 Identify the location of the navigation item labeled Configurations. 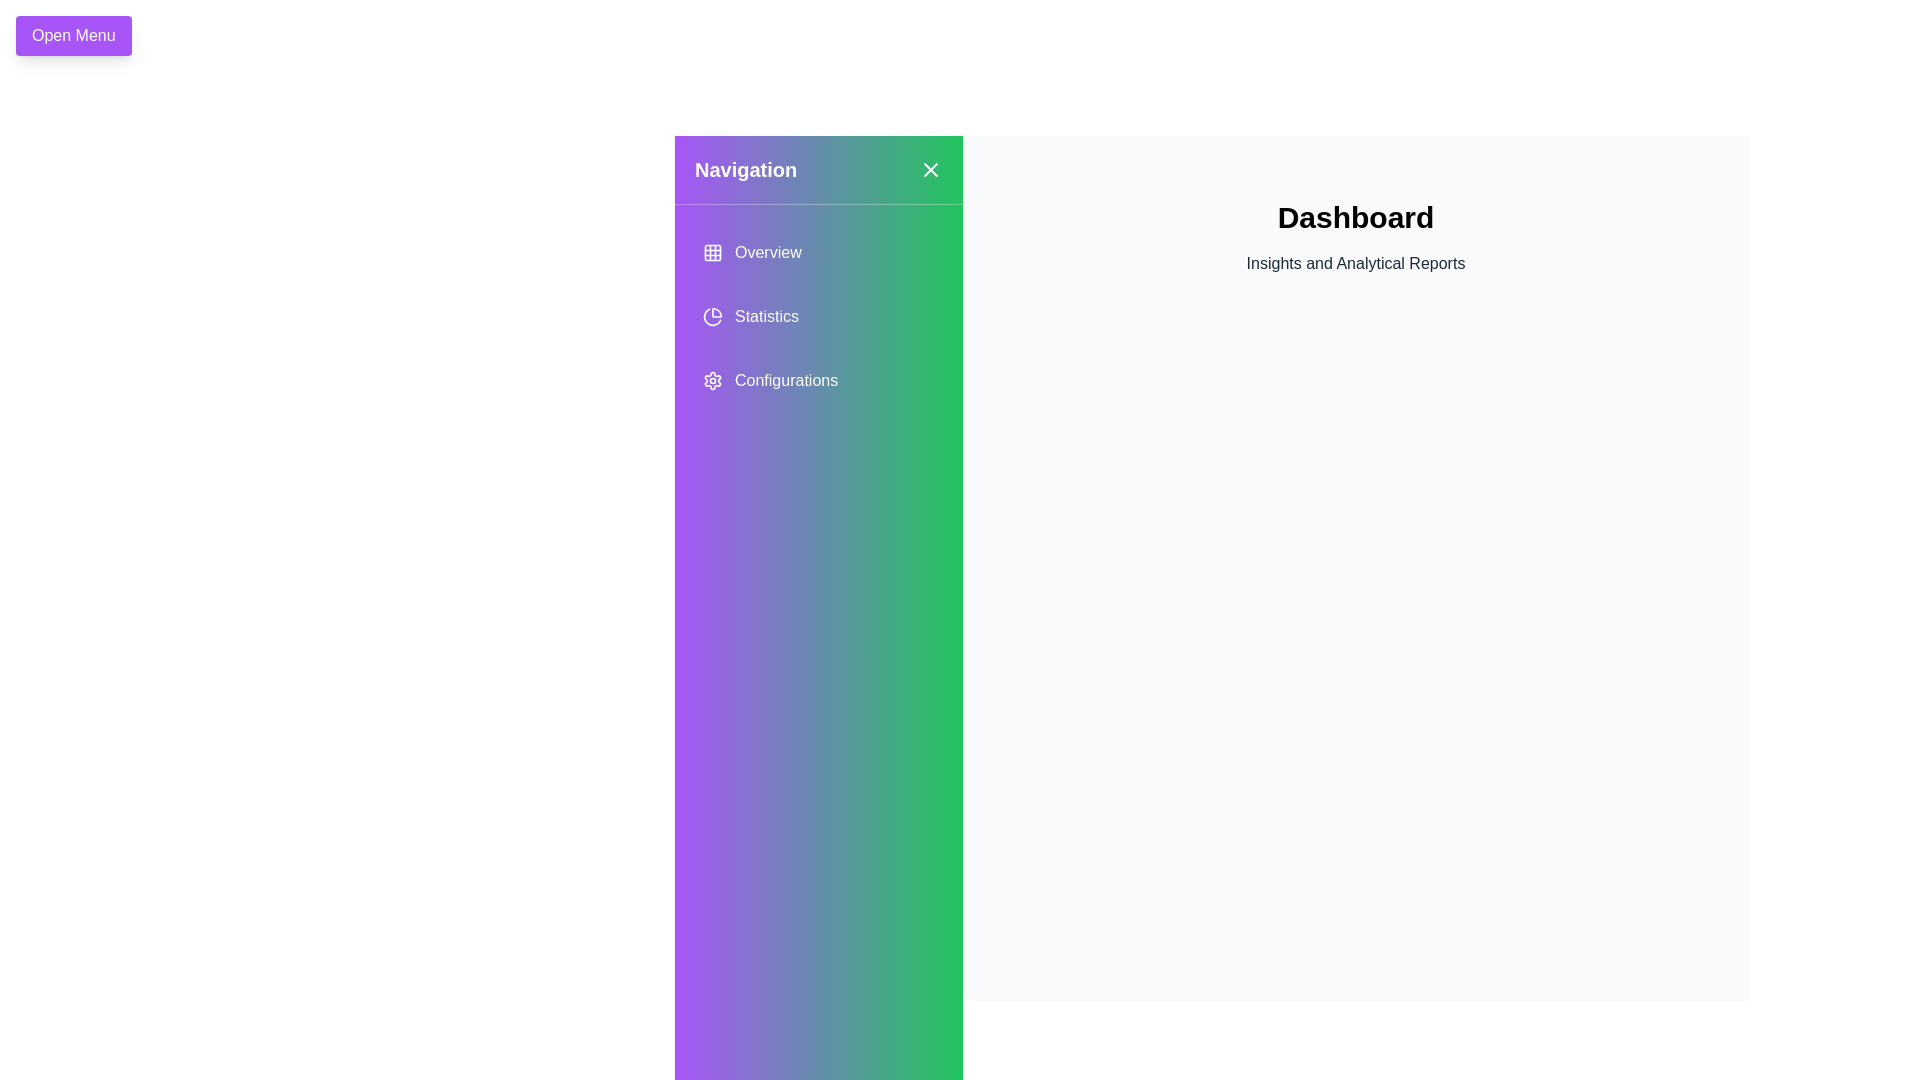
(819, 381).